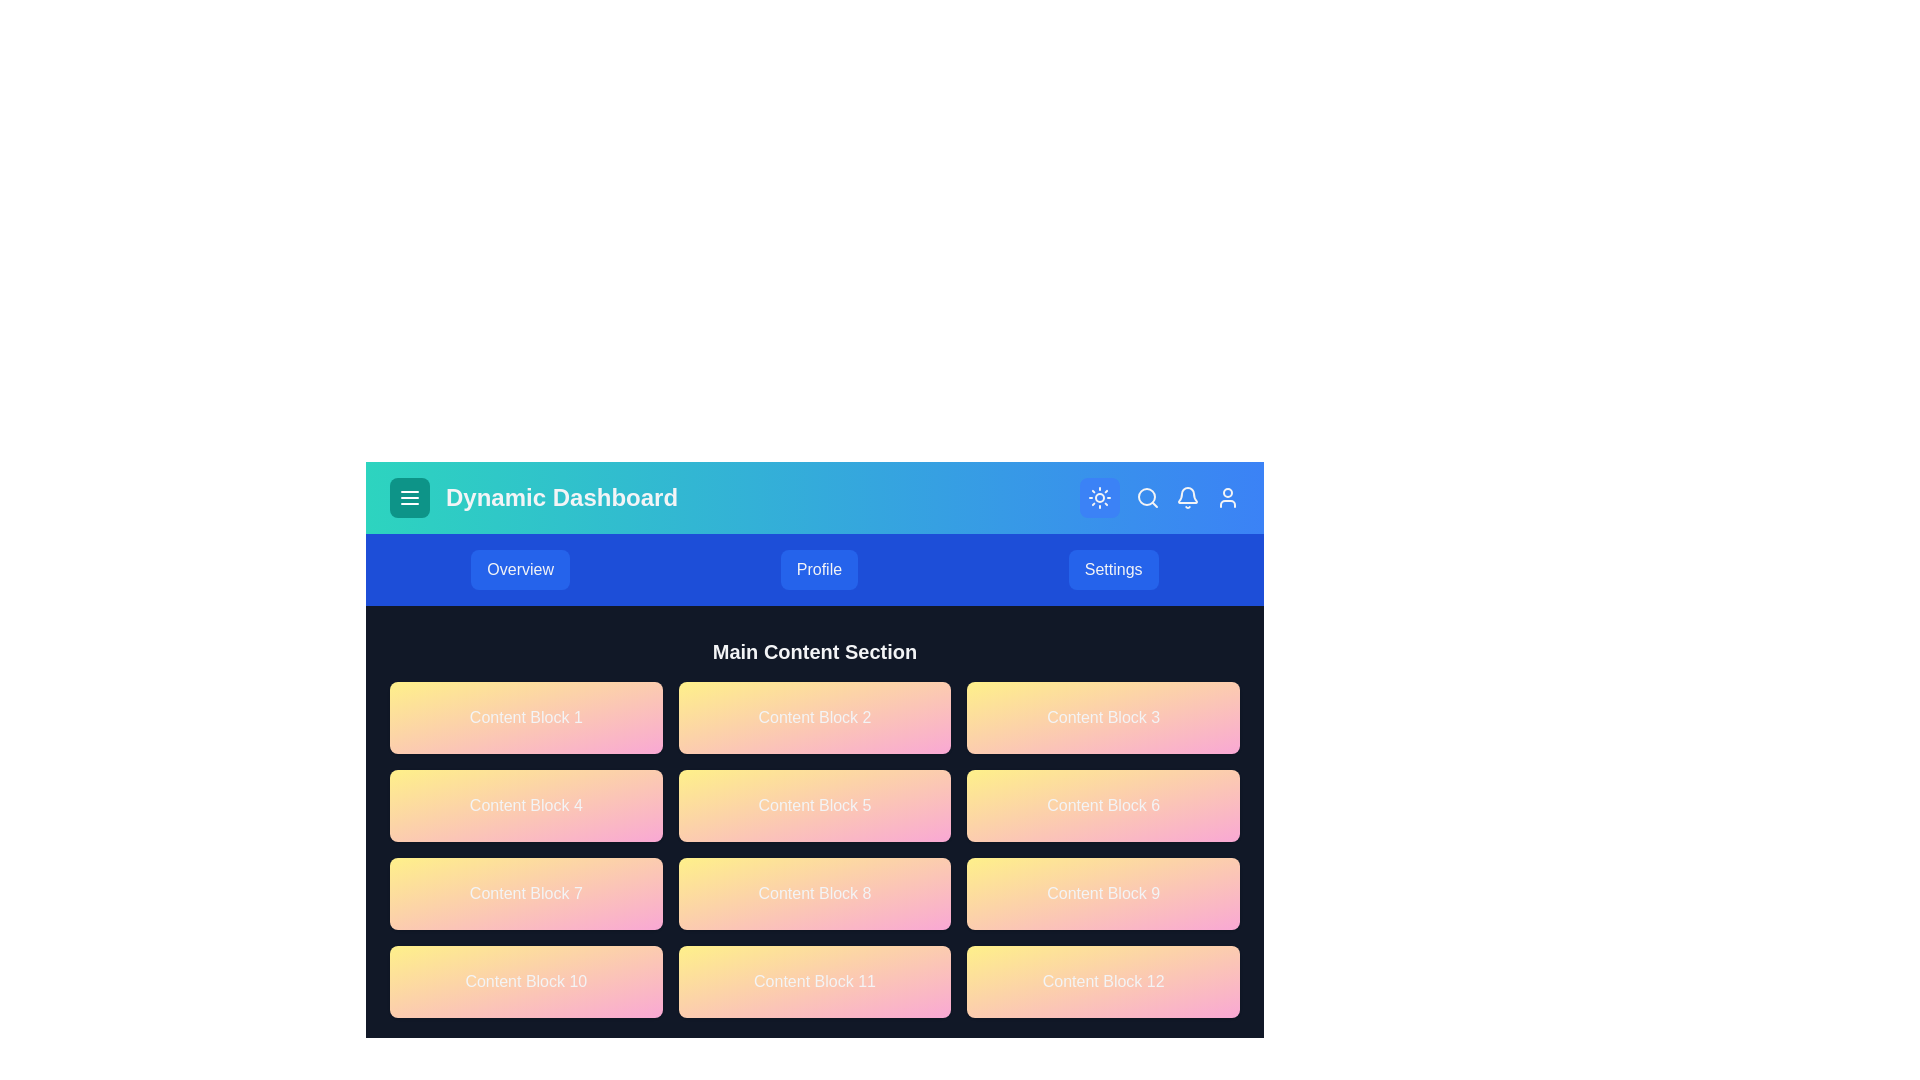 Image resolution: width=1920 pixels, height=1080 pixels. What do you see at coordinates (1098, 496) in the screenshot?
I see `the sun/moon icon to toggle between dark and light mode` at bounding box center [1098, 496].